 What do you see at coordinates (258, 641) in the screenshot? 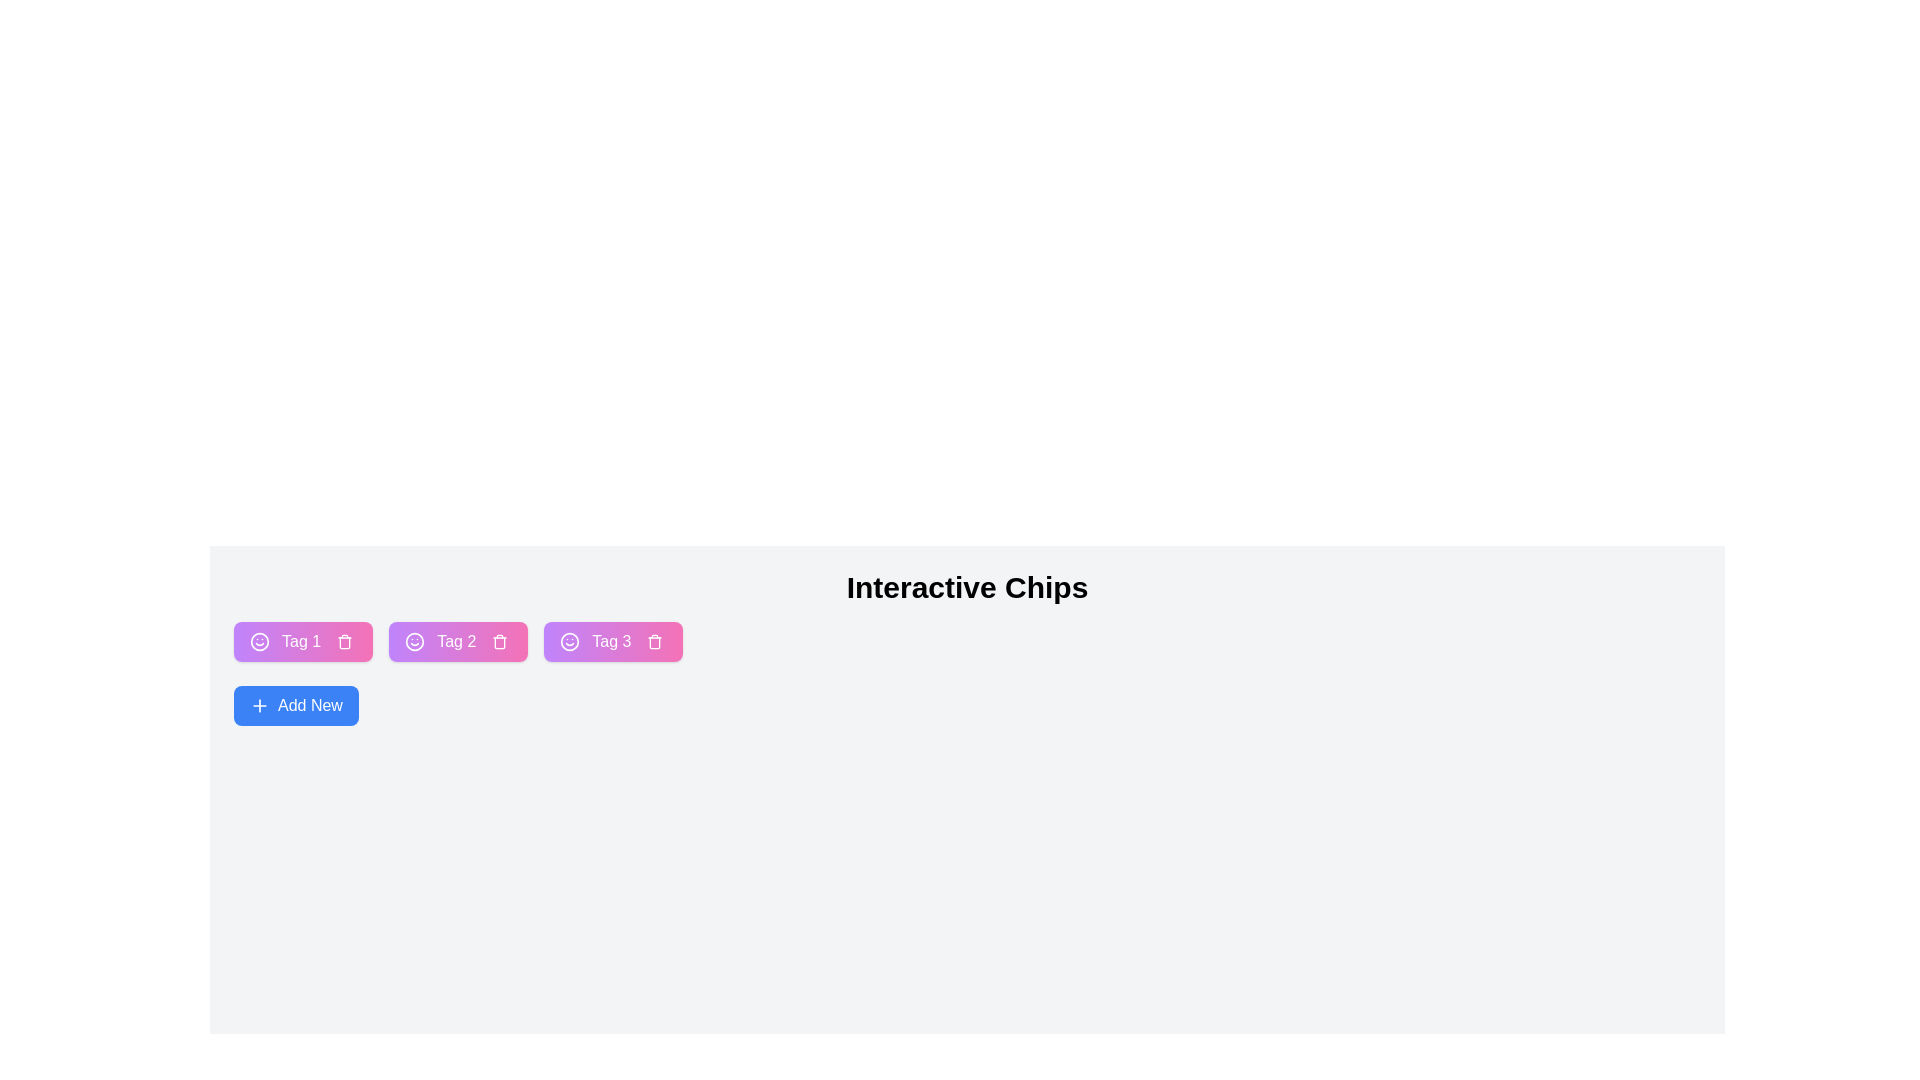
I see `the smile icon of the chip labeled Tag 1` at bounding box center [258, 641].